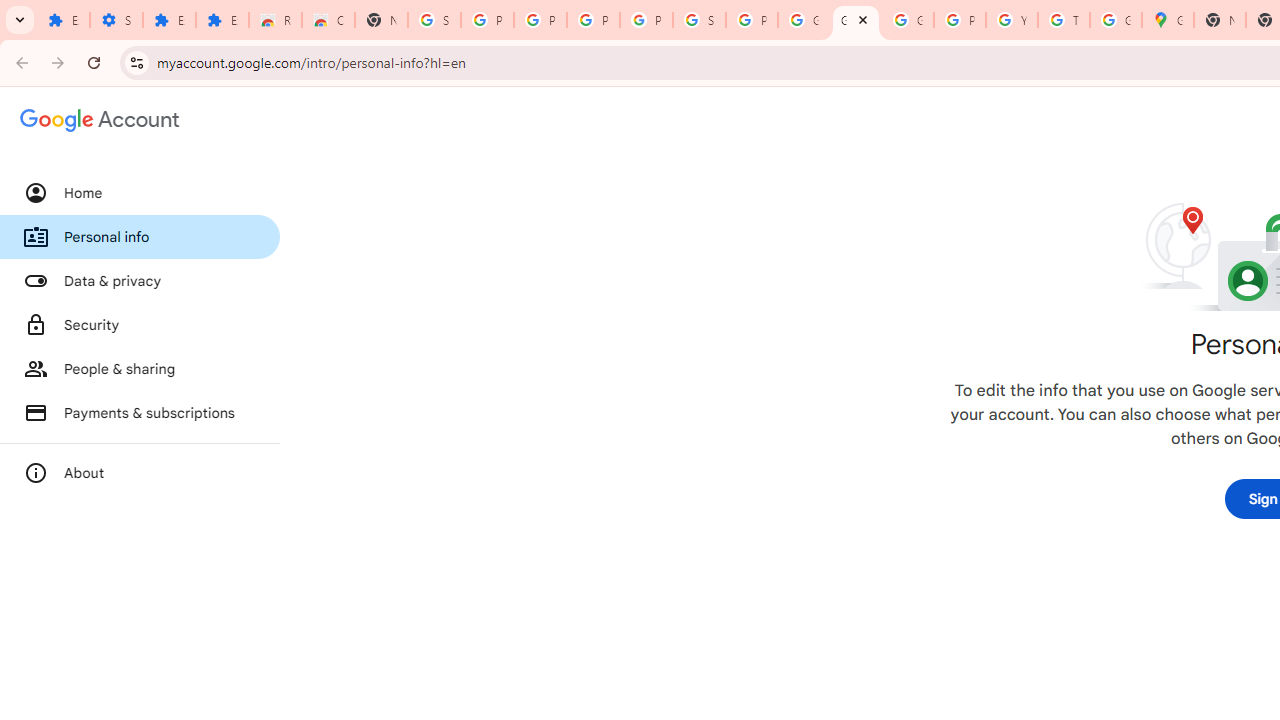 The height and width of the screenshot is (720, 1280). I want to click on 'Data & privacy', so click(139, 281).